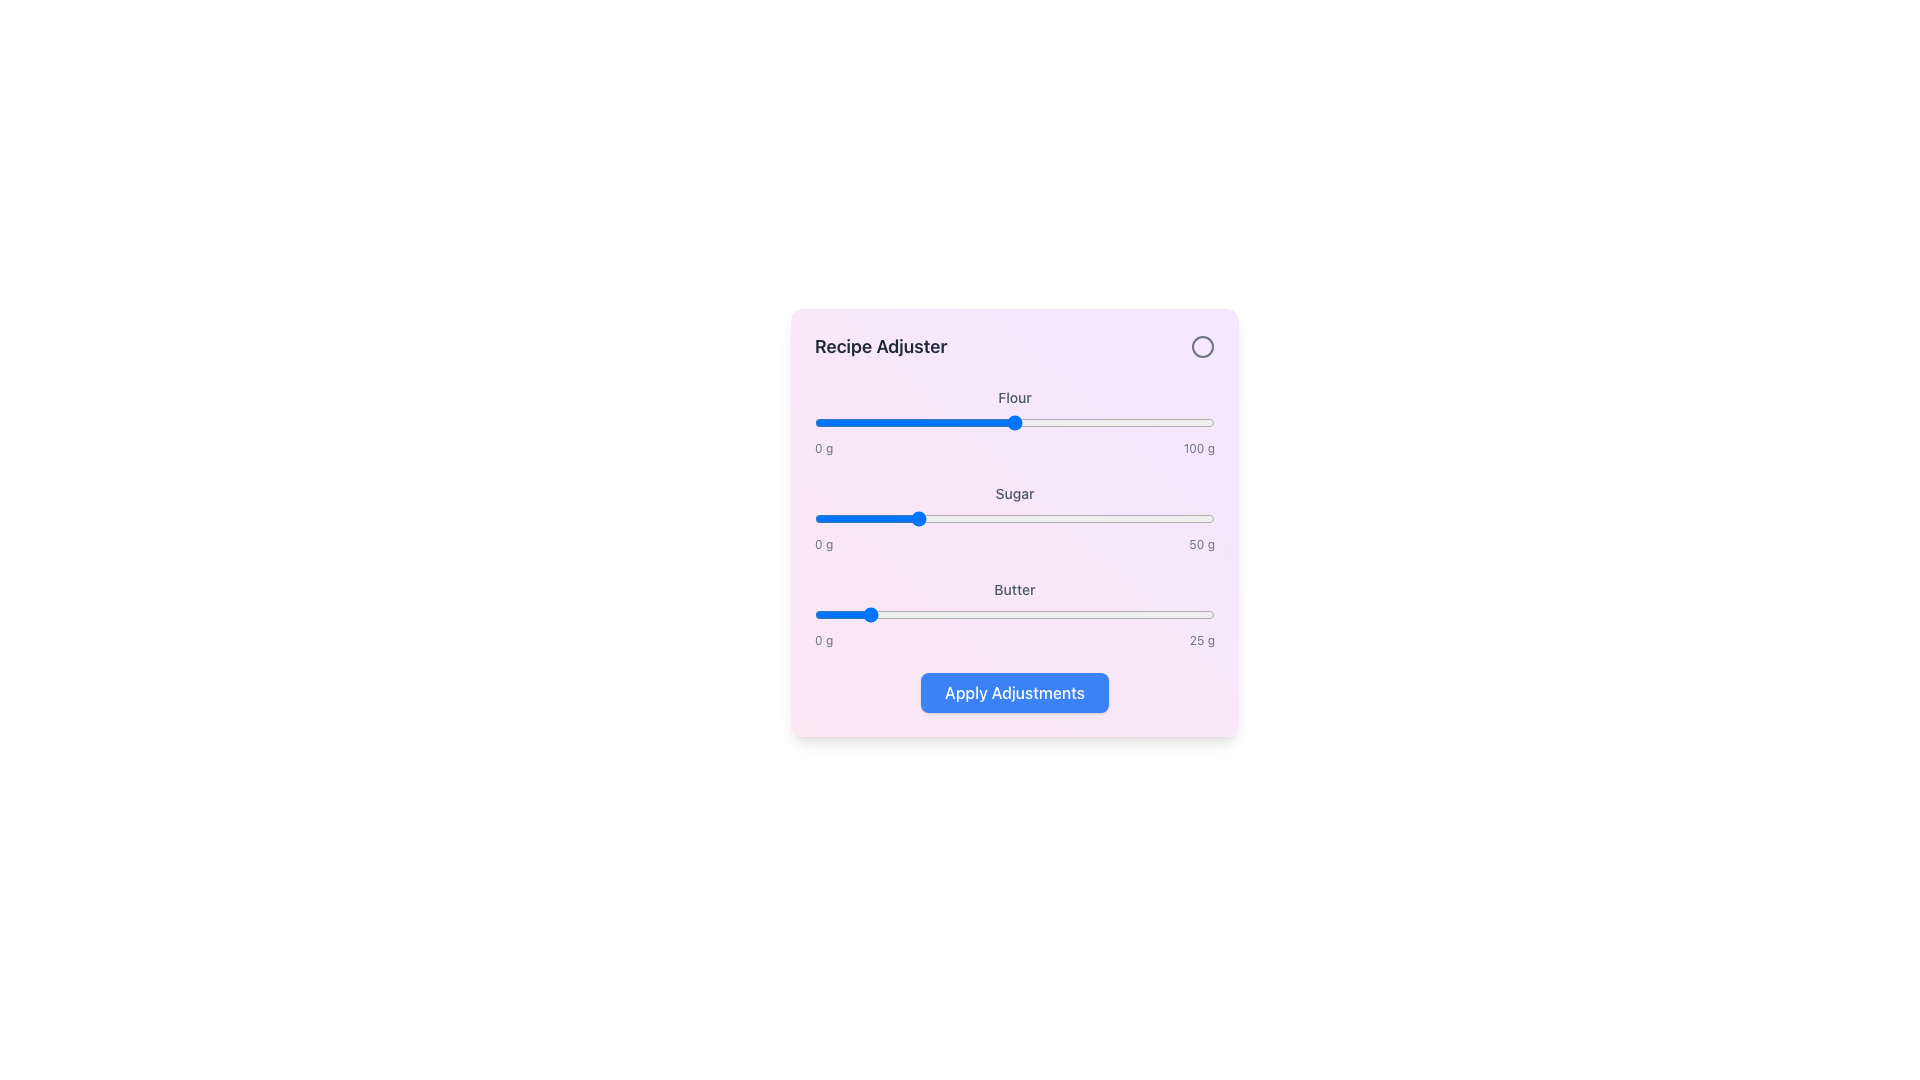 This screenshot has height=1080, width=1920. I want to click on the text label displaying '25 g', styled in gray font, located at the right end of the 'Butter' slider component, so click(1201, 640).